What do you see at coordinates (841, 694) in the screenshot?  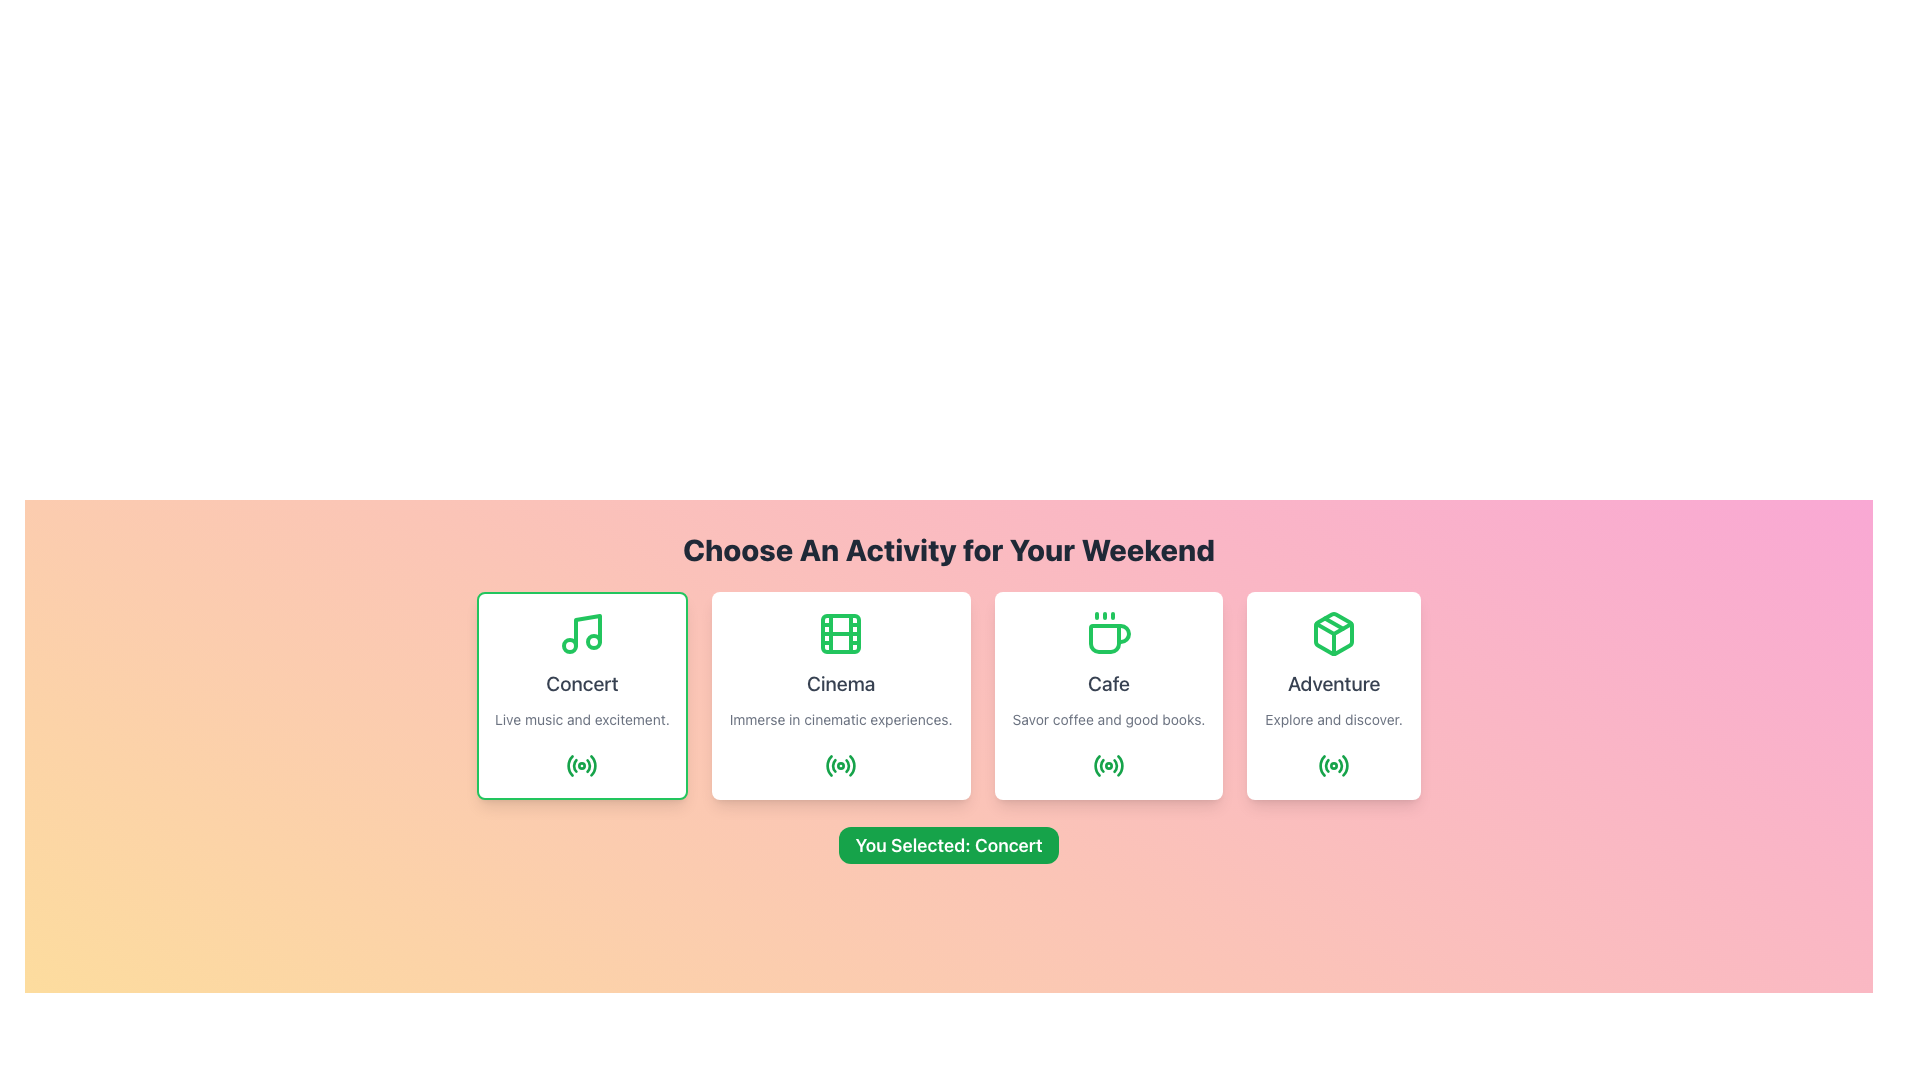 I see `the 'Cinema' activity option card, which is the second card from the left in a horizontally arranged section` at bounding box center [841, 694].